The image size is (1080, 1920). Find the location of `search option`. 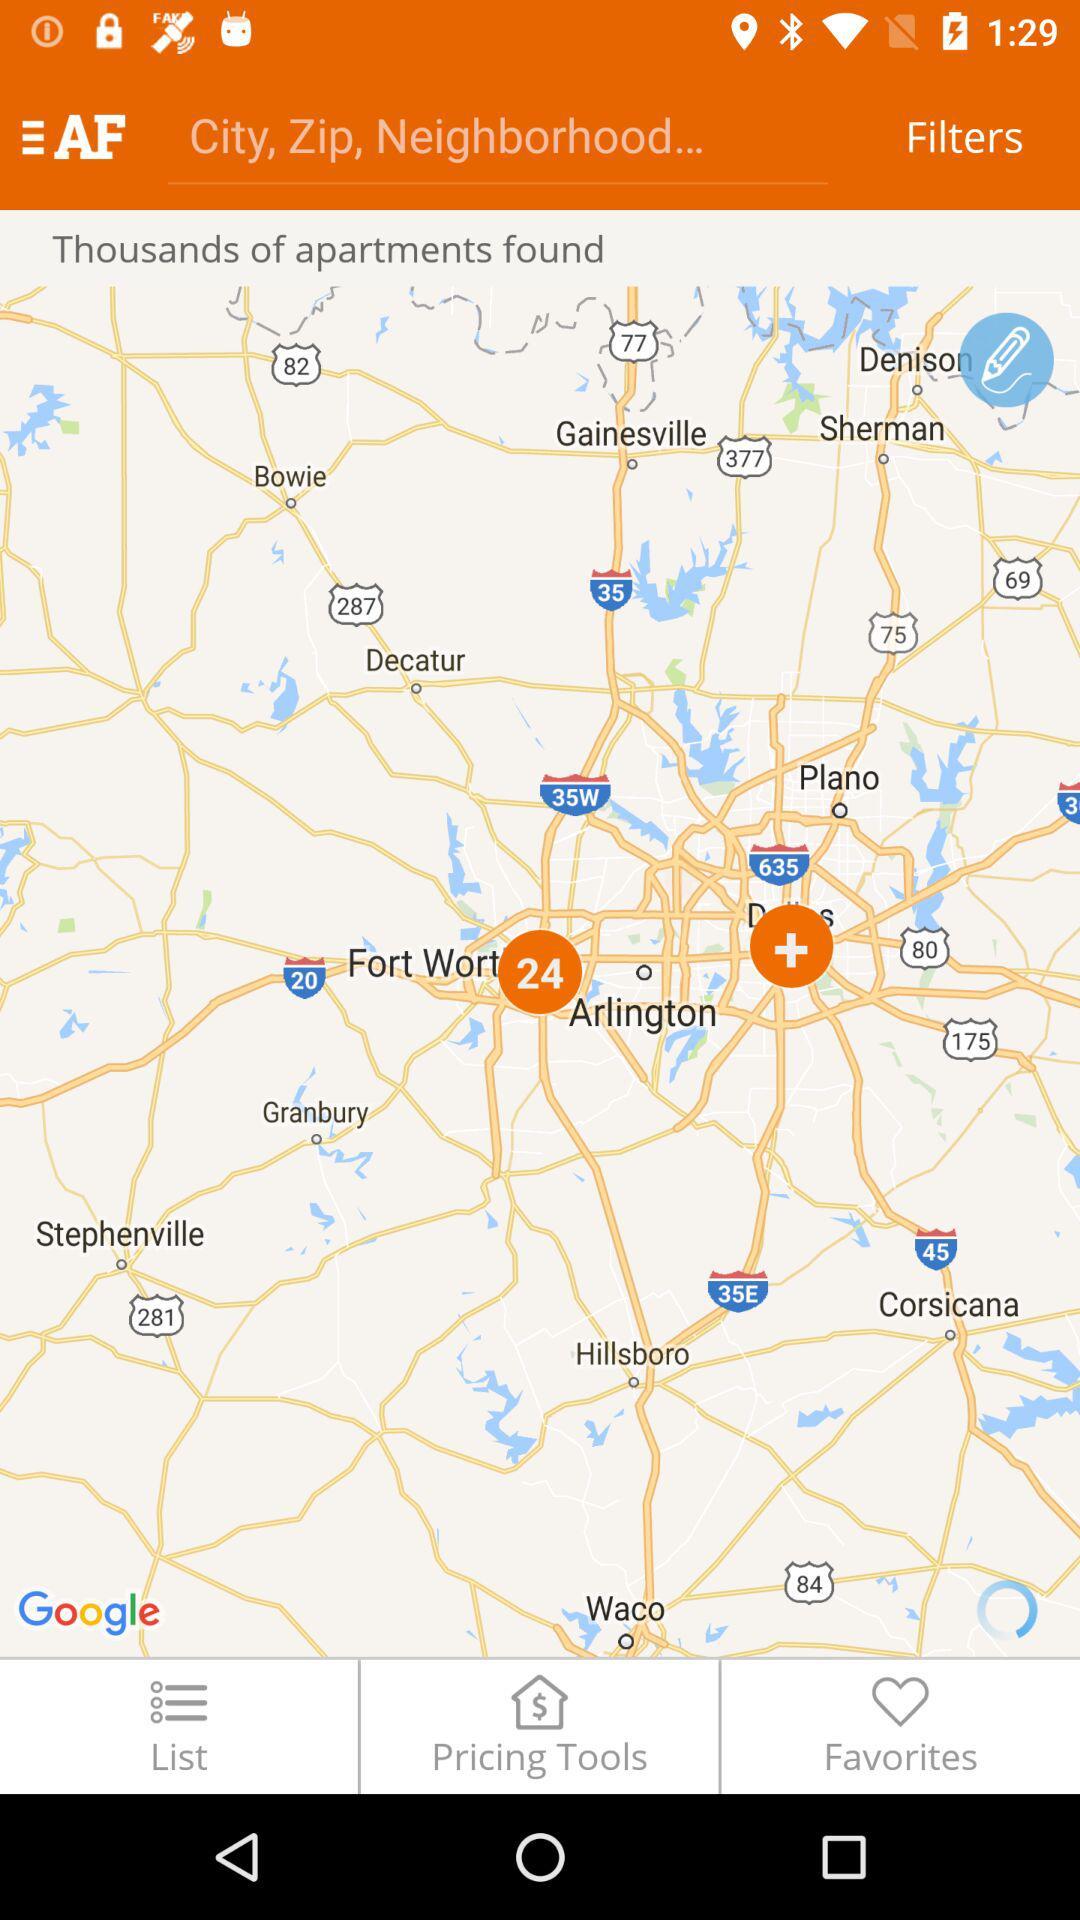

search option is located at coordinates (496, 133).